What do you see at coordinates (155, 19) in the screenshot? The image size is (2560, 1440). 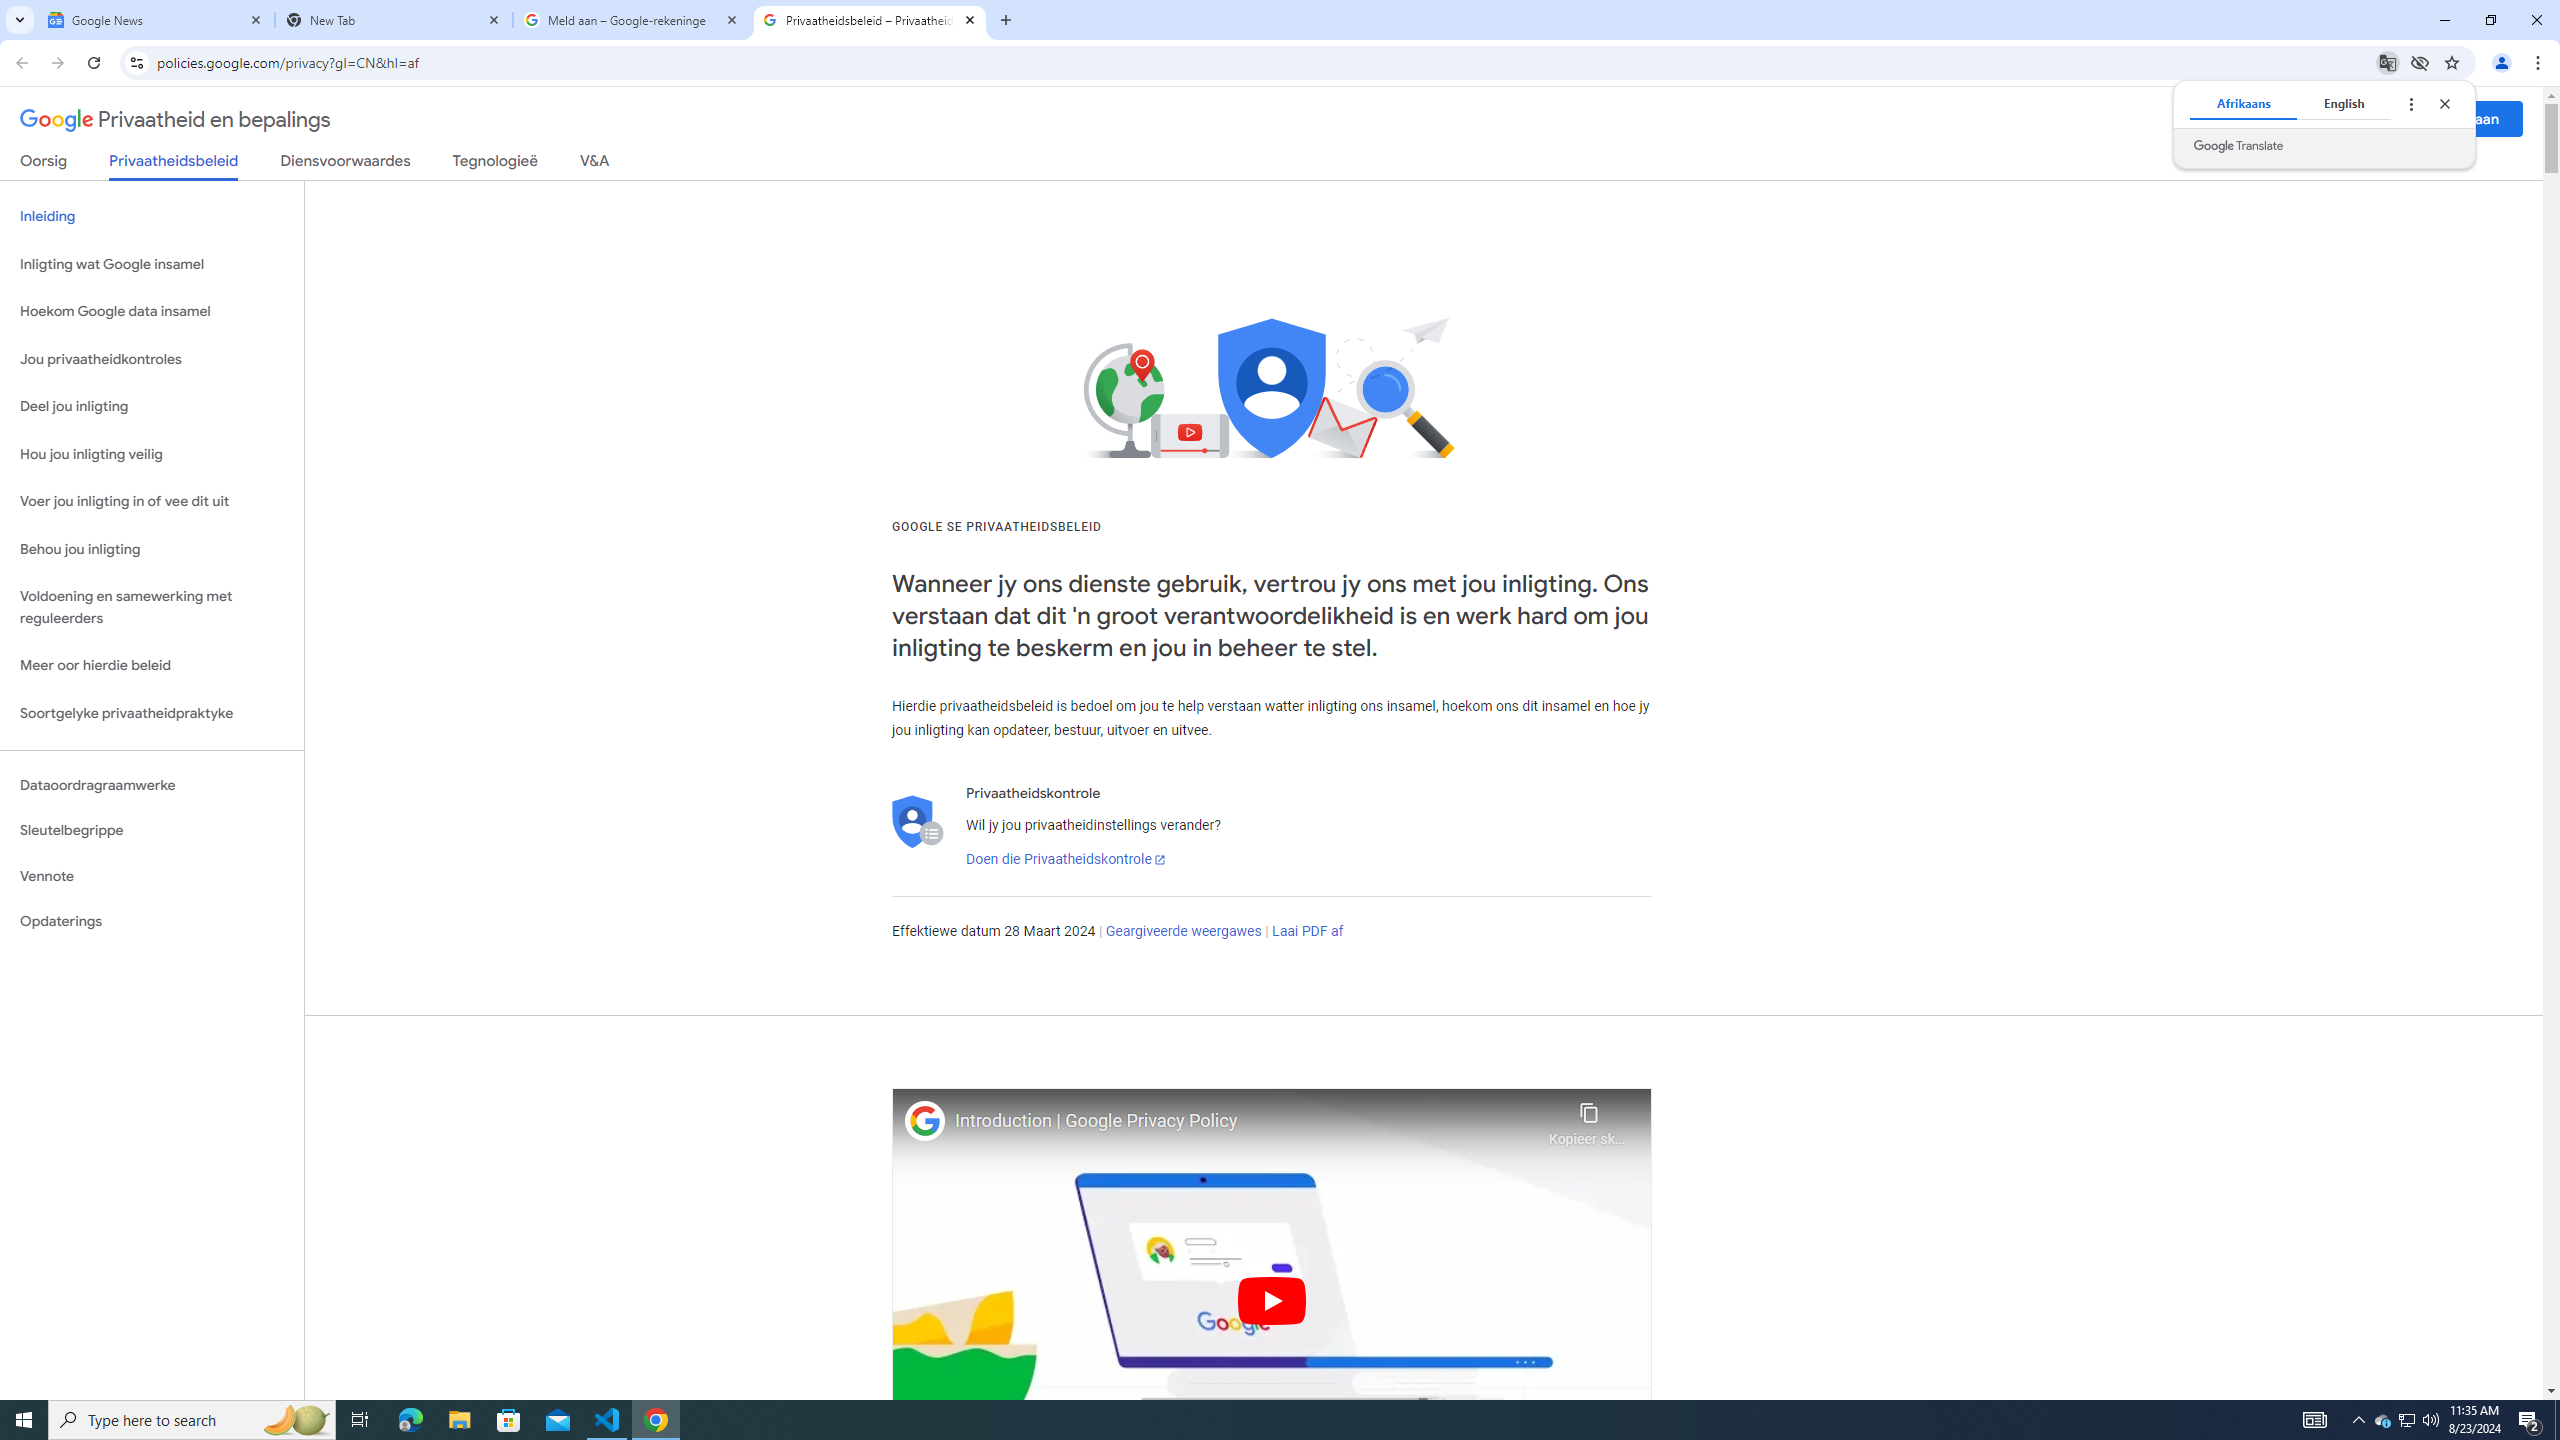 I see `'Google News'` at bounding box center [155, 19].